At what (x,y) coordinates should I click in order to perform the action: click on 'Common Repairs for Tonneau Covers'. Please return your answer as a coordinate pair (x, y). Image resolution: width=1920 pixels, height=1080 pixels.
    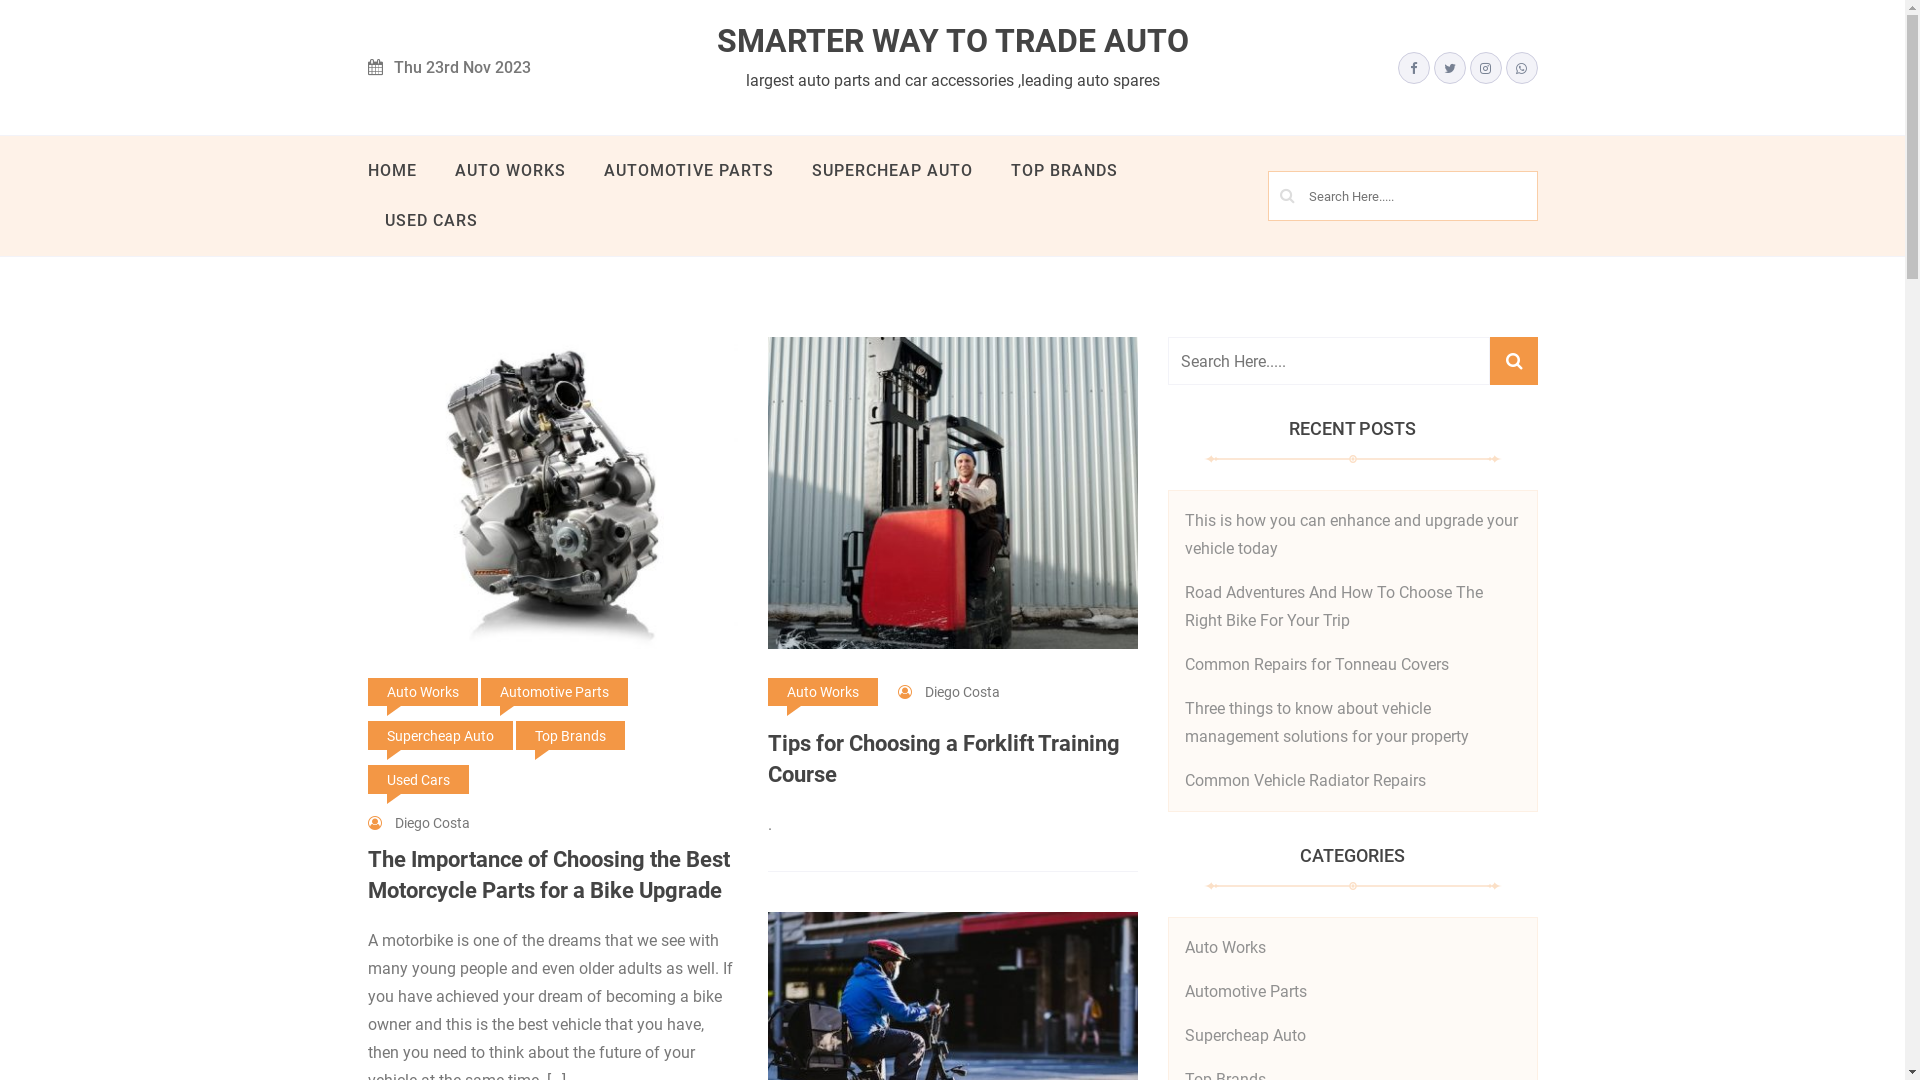
    Looking at the image, I should click on (1315, 664).